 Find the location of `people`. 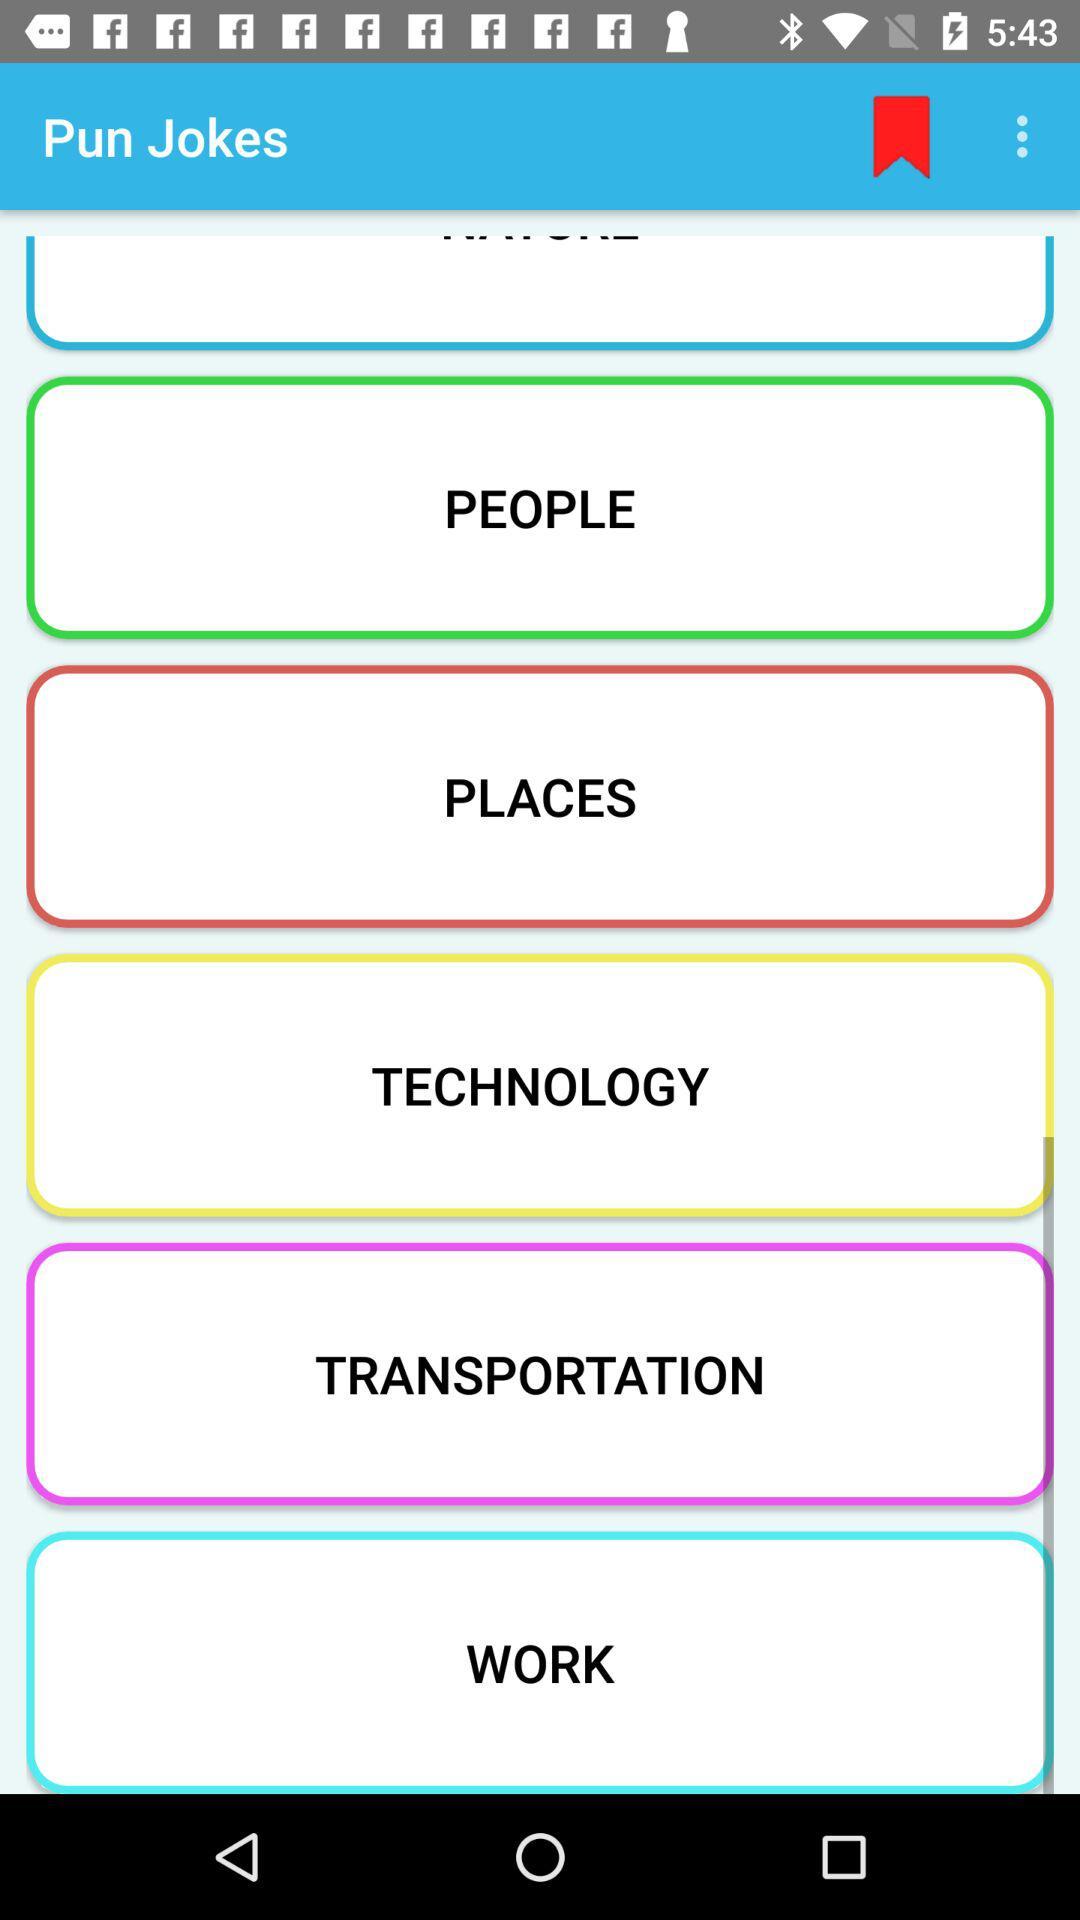

people is located at coordinates (540, 507).